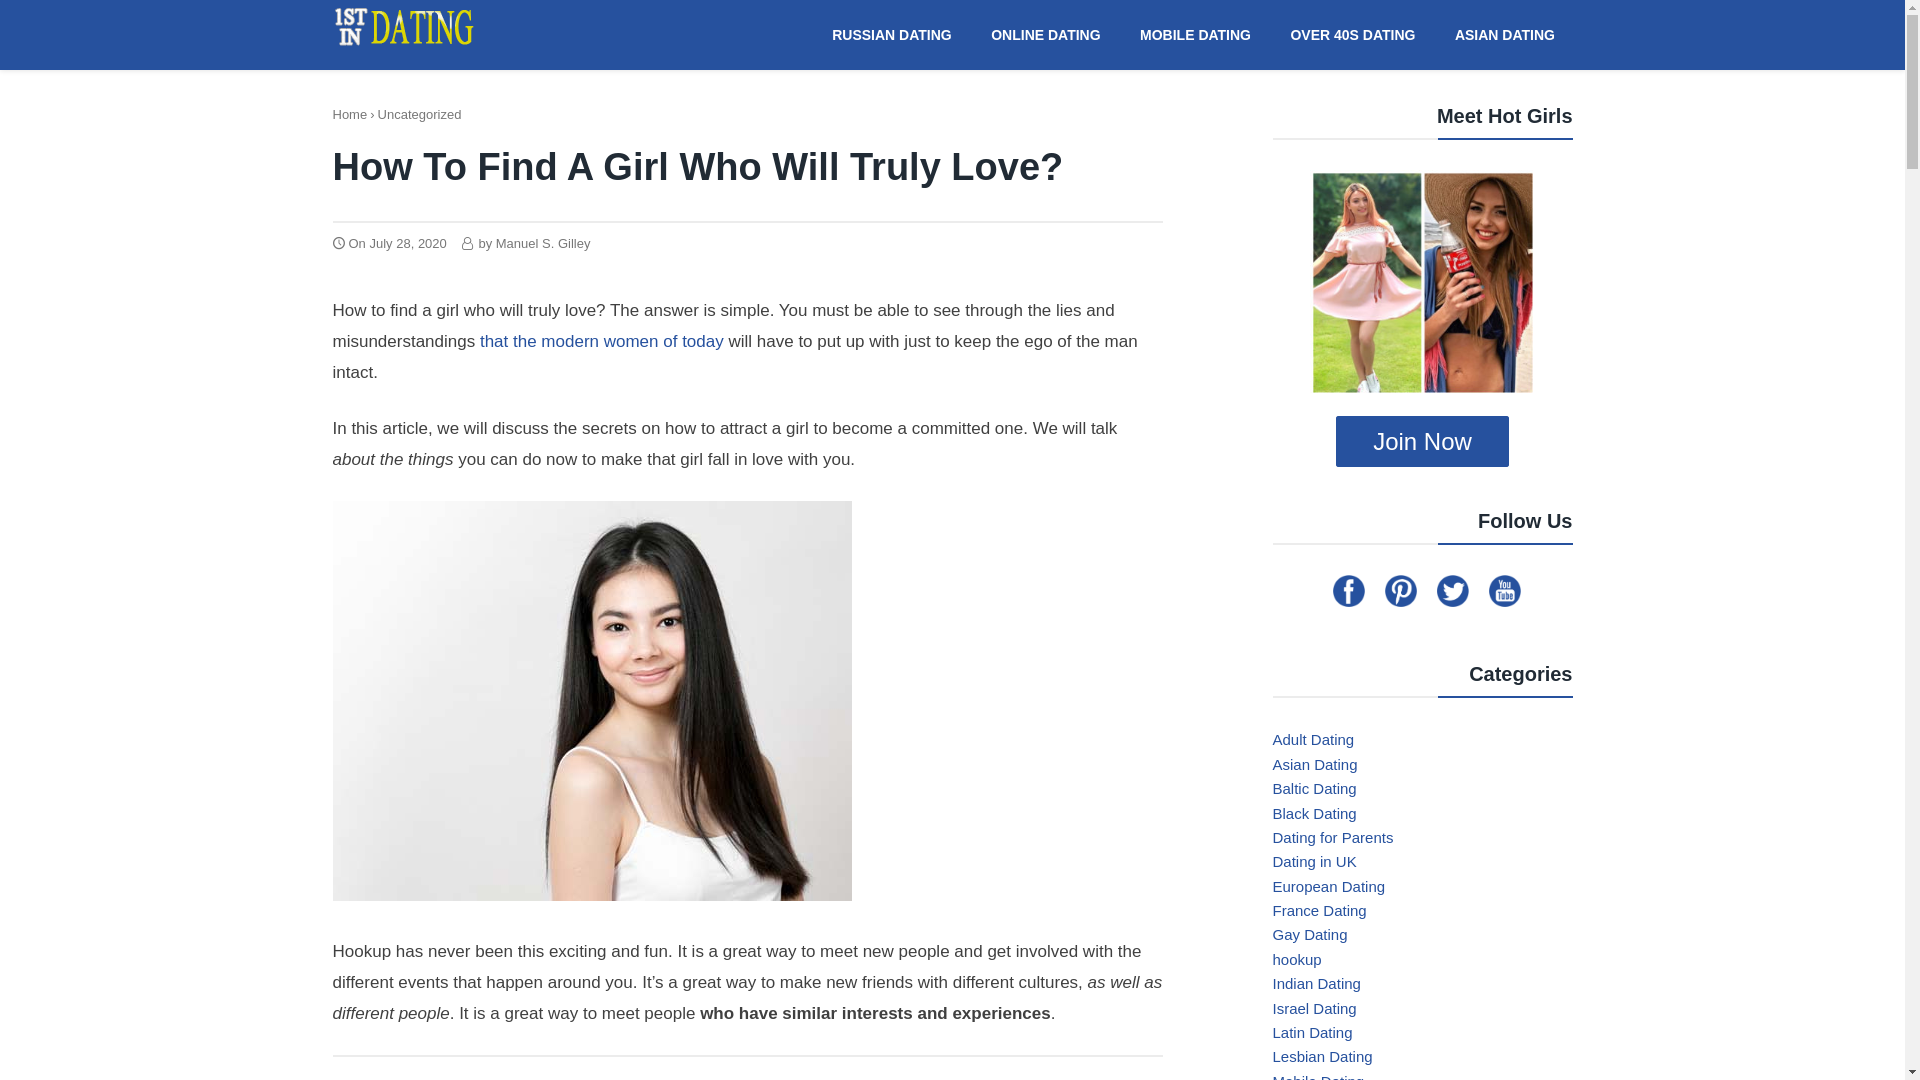 The image size is (1920, 1080). What do you see at coordinates (1313, 739) in the screenshot?
I see `'Adult Dating'` at bounding box center [1313, 739].